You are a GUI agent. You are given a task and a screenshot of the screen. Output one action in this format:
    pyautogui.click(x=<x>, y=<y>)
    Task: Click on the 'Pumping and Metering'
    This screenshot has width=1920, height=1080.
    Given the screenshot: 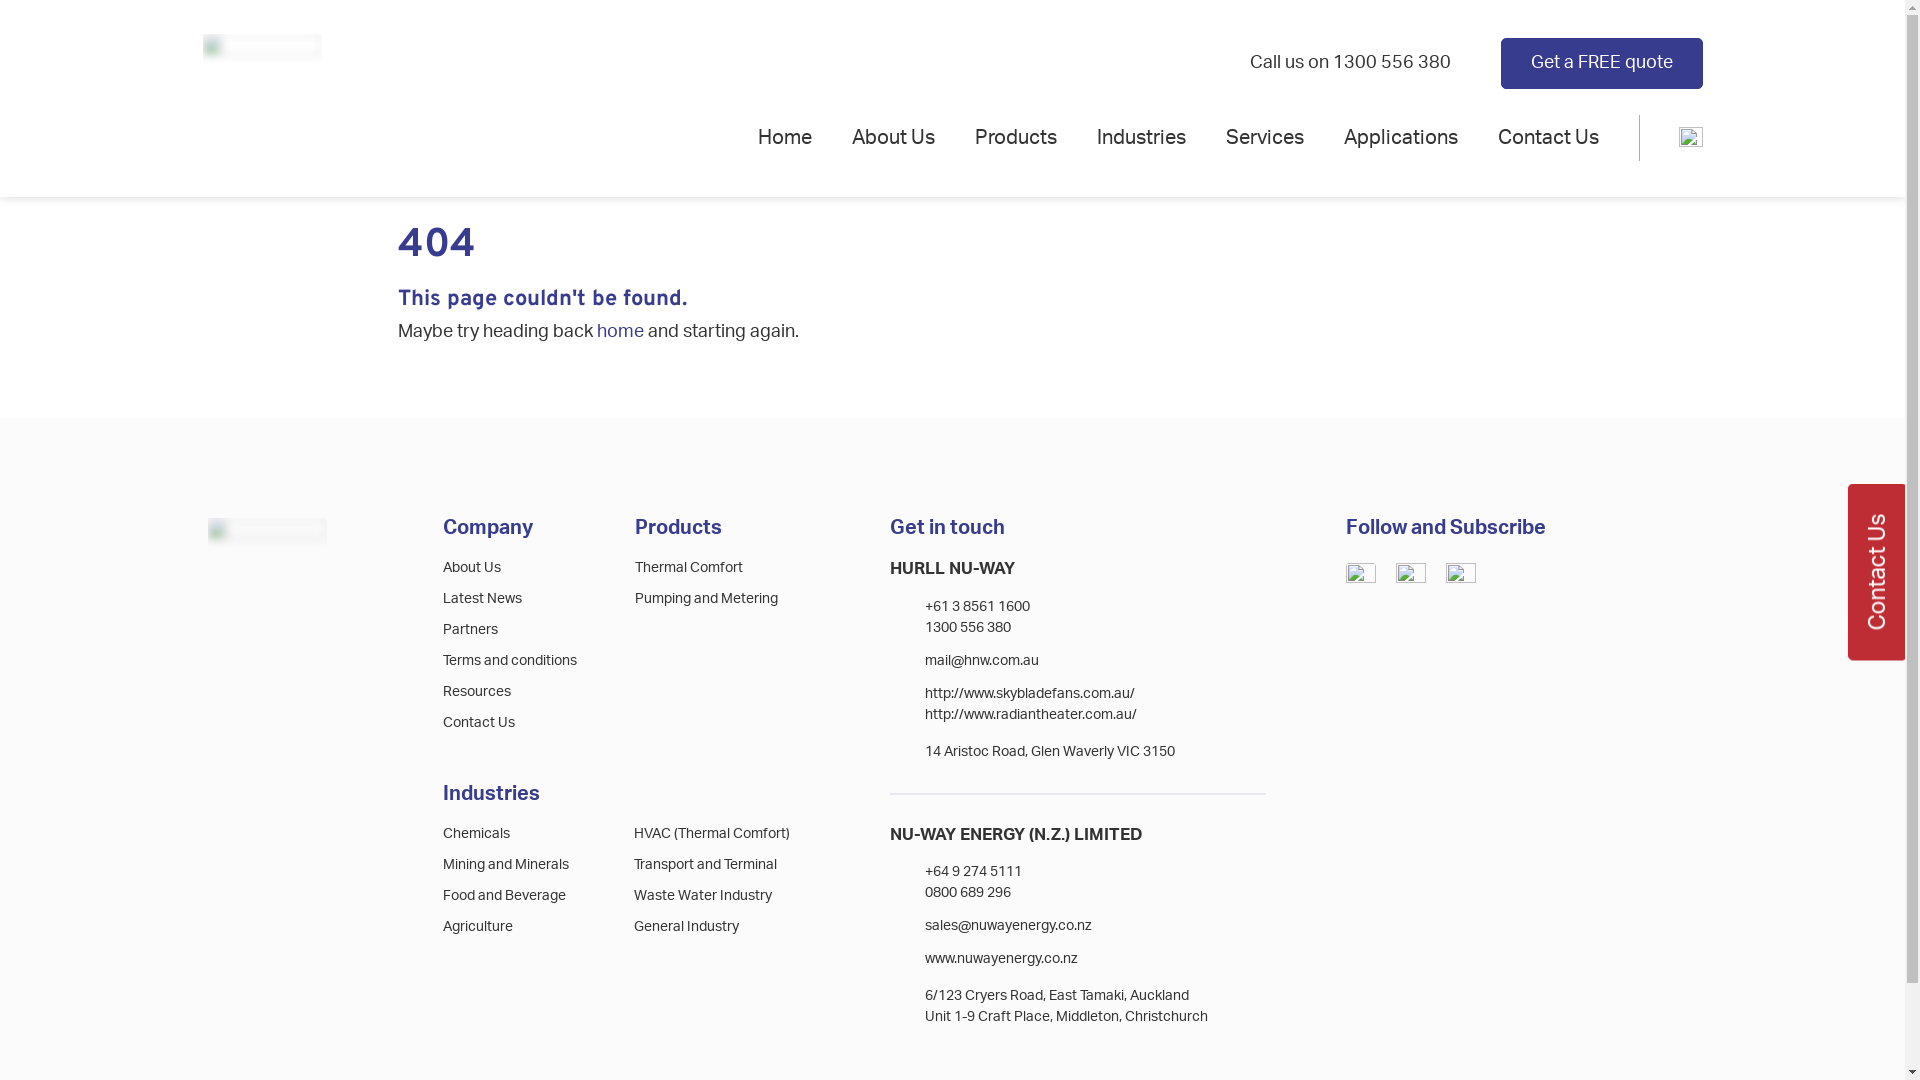 What is the action you would take?
    pyautogui.click(x=706, y=597)
    